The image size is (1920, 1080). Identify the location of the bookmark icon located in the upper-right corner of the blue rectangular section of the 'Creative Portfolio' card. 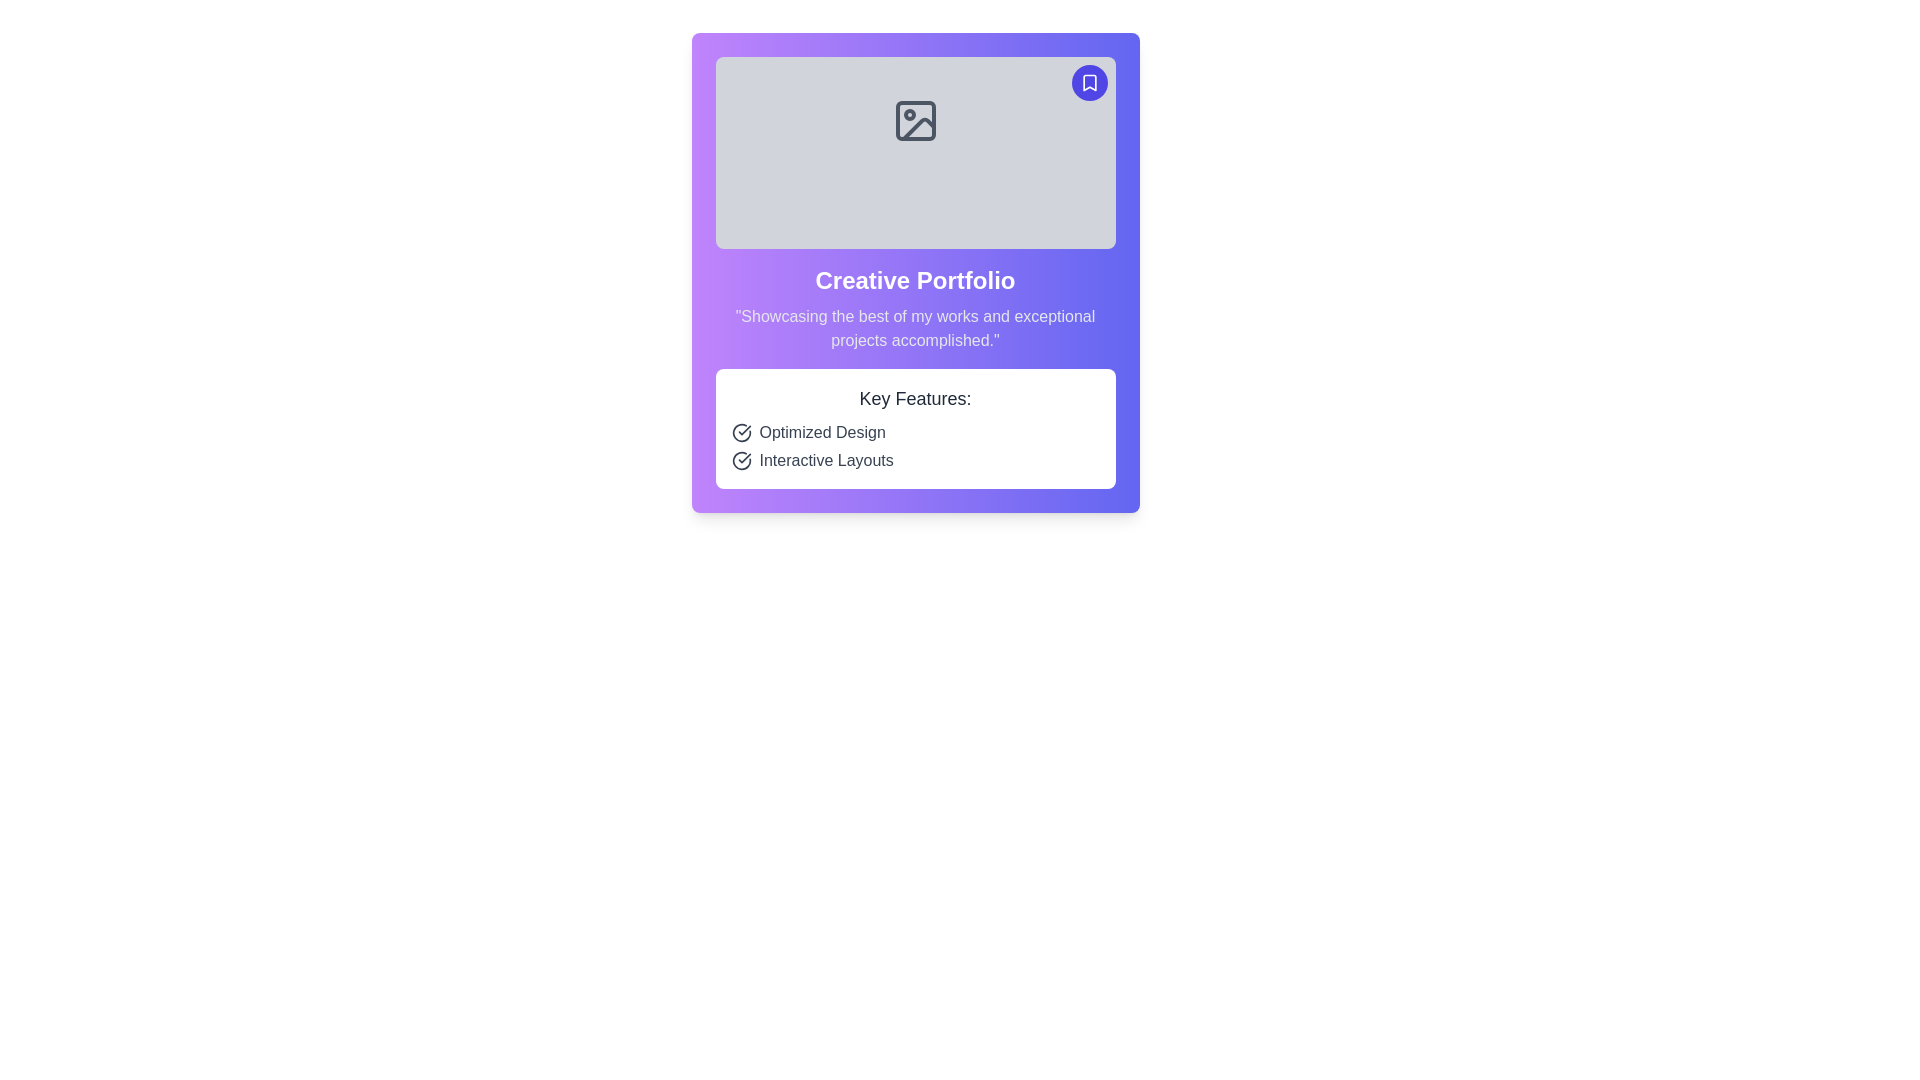
(1088, 82).